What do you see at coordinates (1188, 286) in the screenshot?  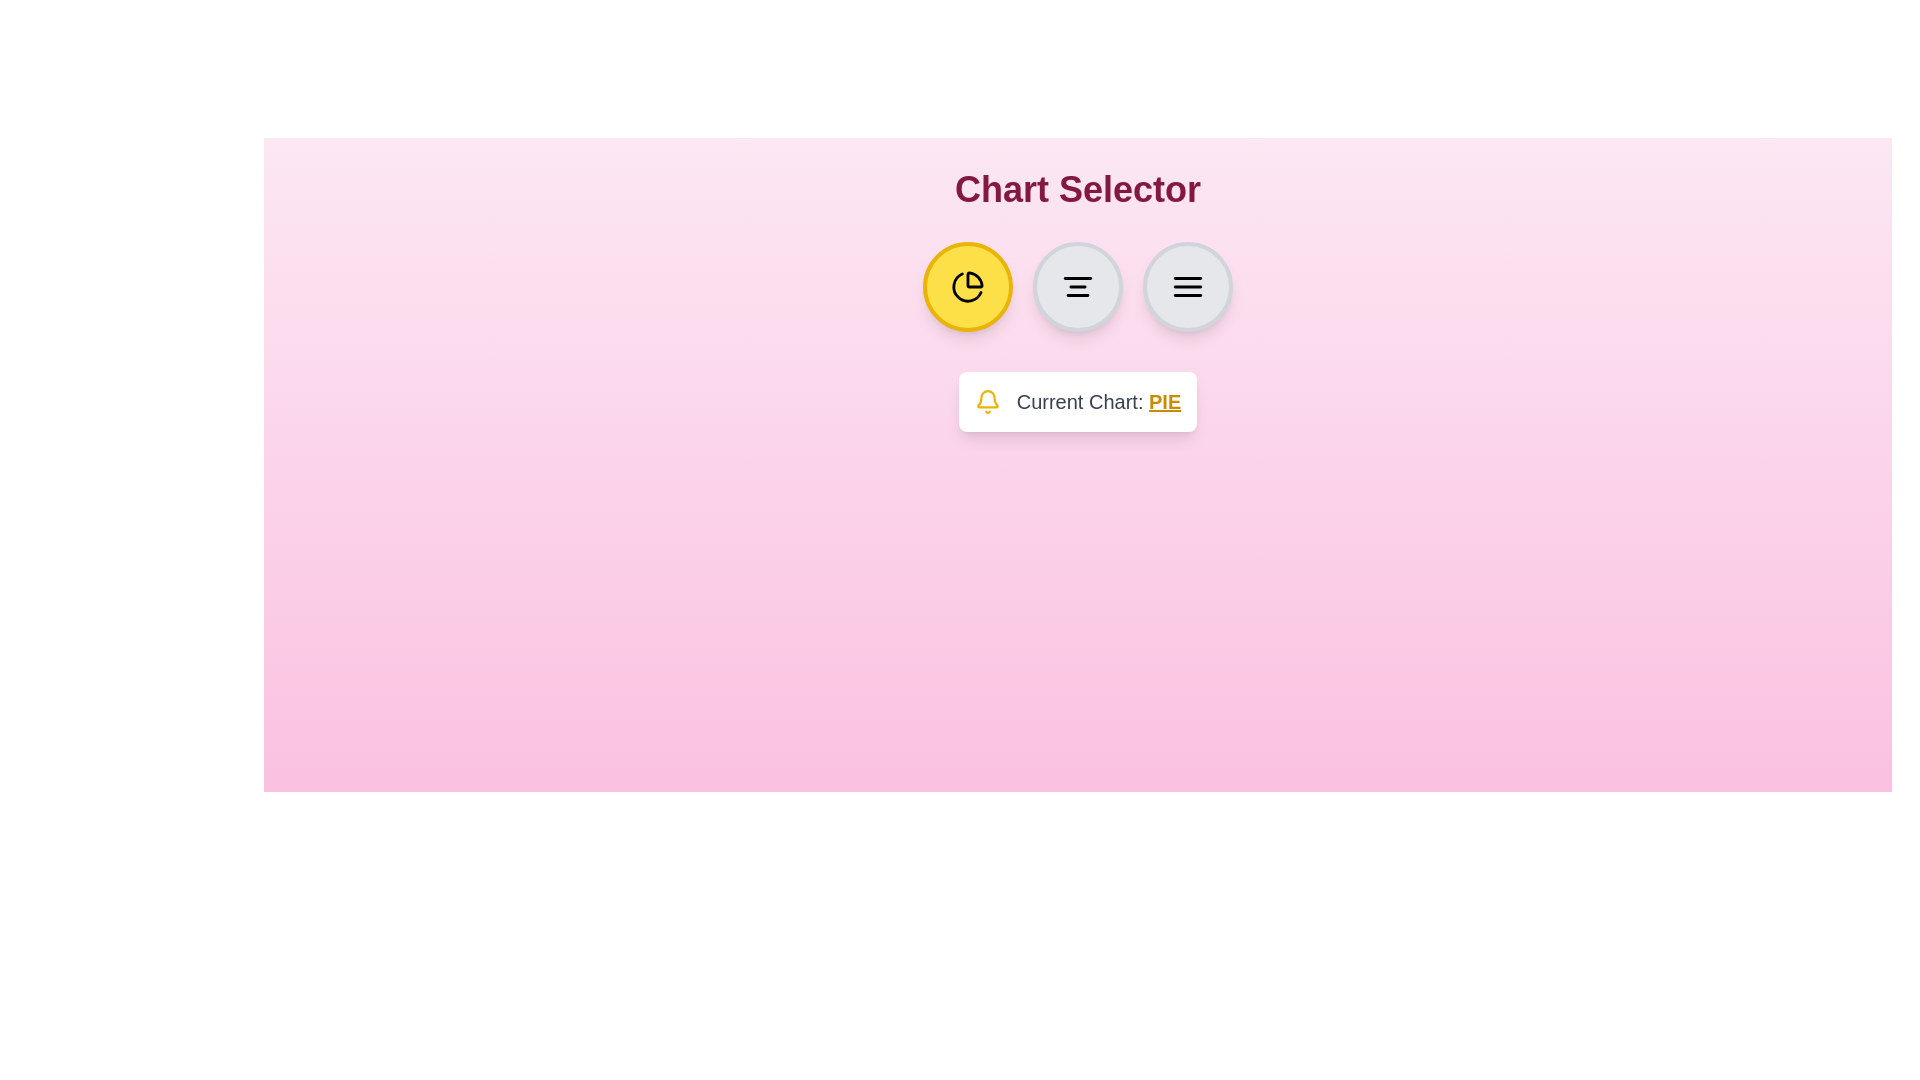 I see `the chart type by clicking on the corresponding button. The parameter bar specifies the chart type to select` at bounding box center [1188, 286].